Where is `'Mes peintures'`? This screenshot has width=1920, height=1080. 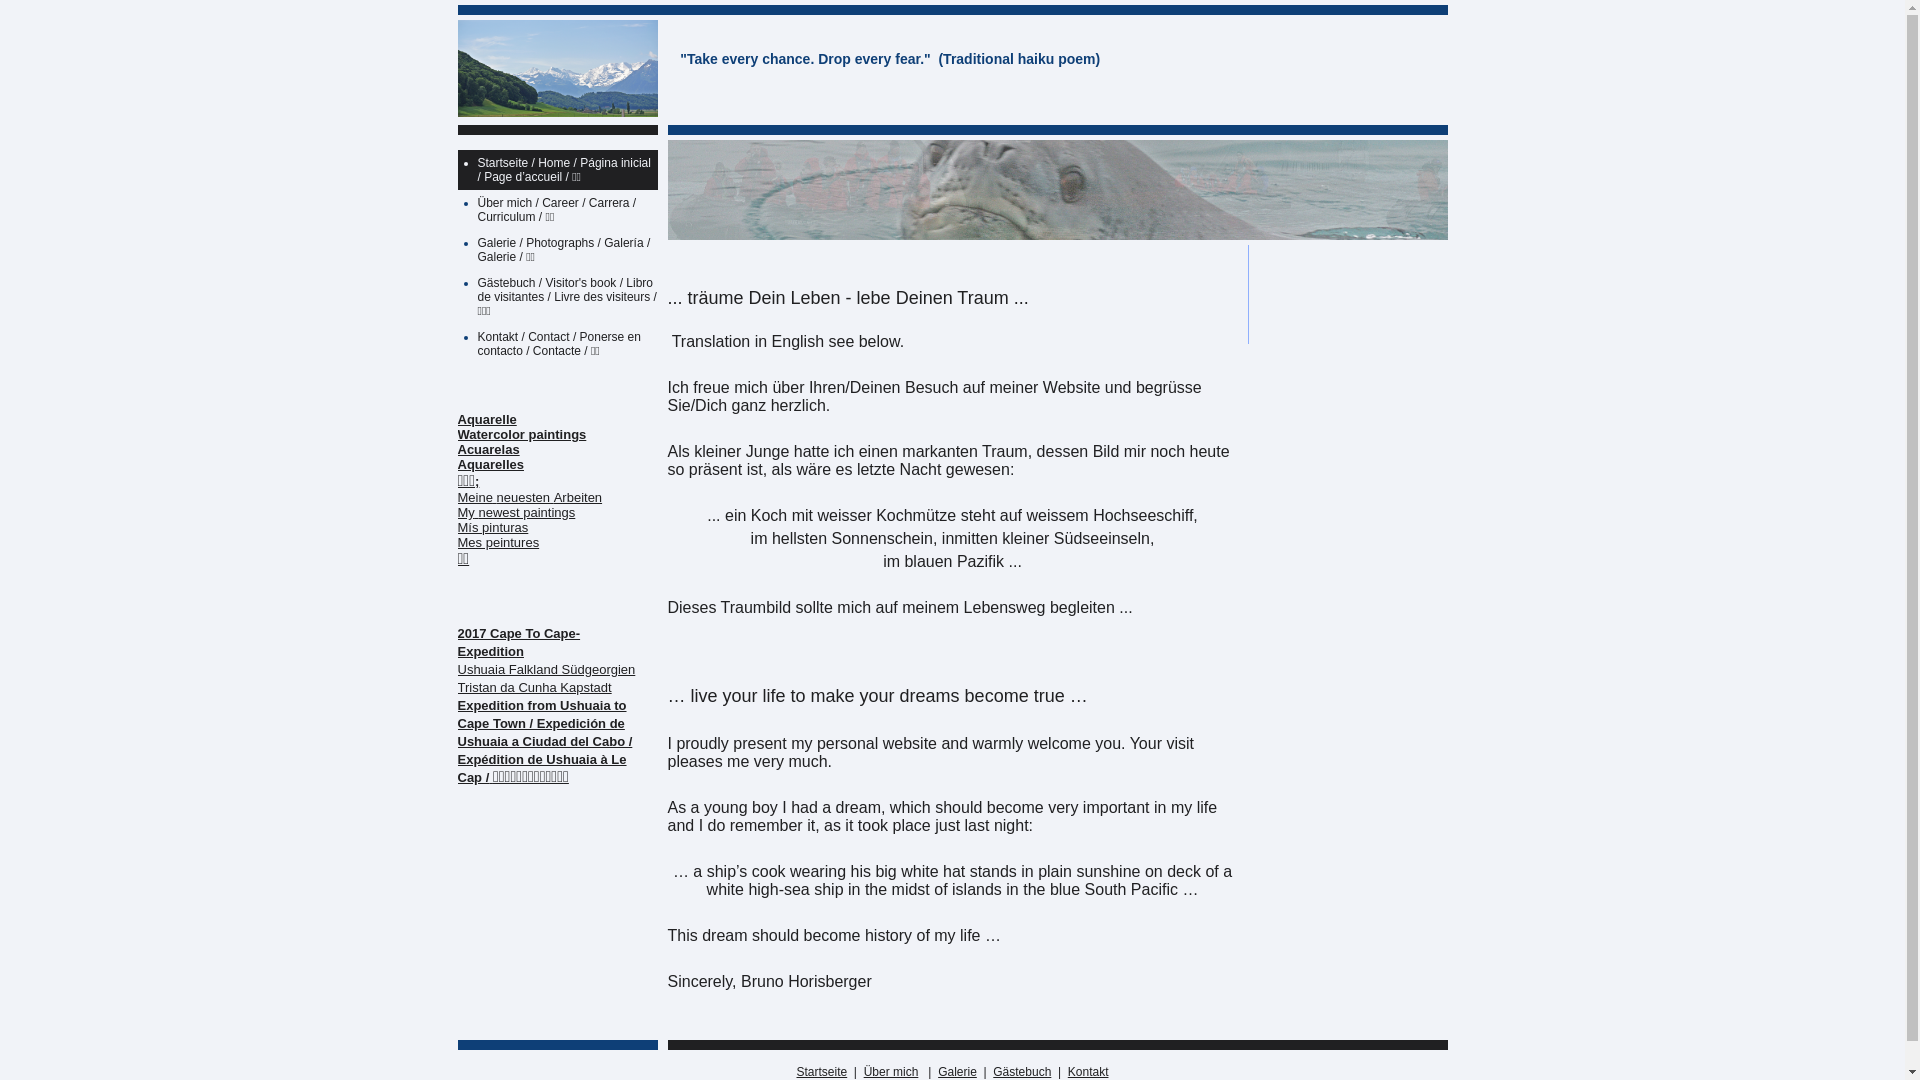
'Mes peintures' is located at coordinates (499, 542).